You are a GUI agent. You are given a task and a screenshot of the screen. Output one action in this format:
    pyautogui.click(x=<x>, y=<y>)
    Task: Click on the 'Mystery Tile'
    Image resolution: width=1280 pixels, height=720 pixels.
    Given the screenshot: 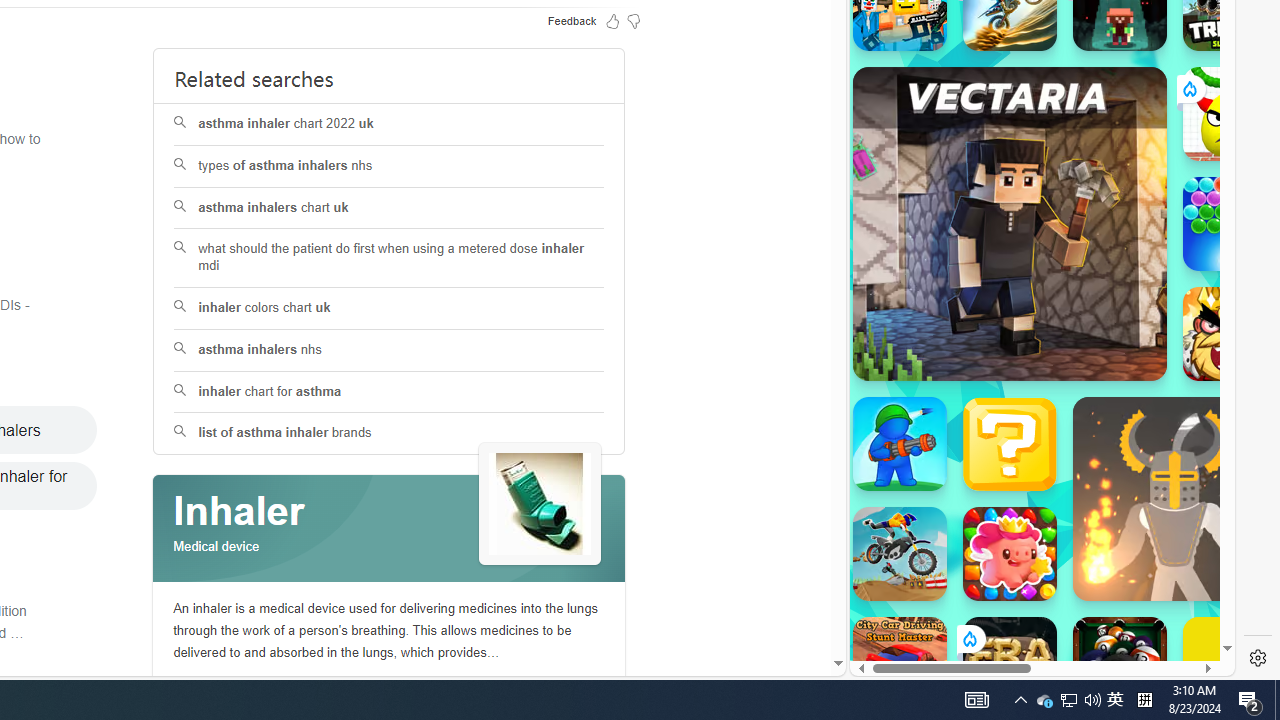 What is the action you would take?
    pyautogui.click(x=1009, y=442)
    